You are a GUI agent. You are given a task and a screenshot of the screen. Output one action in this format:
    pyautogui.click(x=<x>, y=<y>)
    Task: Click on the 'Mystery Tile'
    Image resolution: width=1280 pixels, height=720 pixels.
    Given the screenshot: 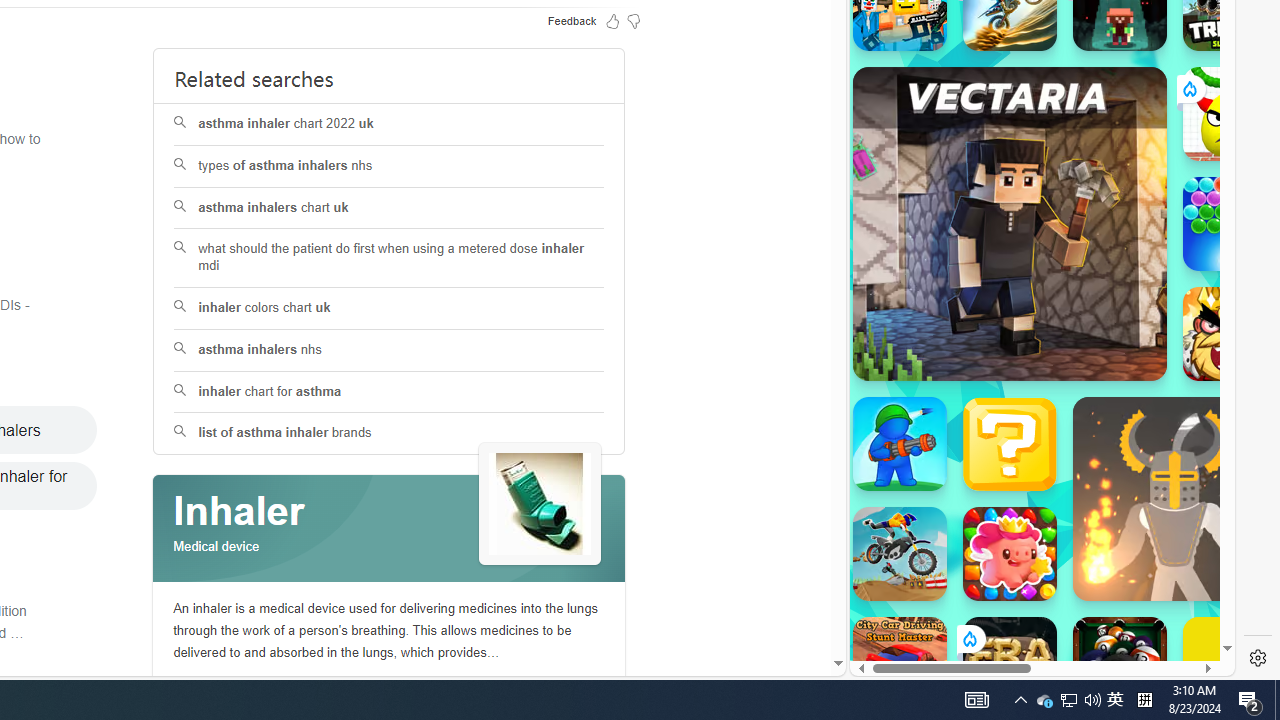 What is the action you would take?
    pyautogui.click(x=1009, y=442)
    